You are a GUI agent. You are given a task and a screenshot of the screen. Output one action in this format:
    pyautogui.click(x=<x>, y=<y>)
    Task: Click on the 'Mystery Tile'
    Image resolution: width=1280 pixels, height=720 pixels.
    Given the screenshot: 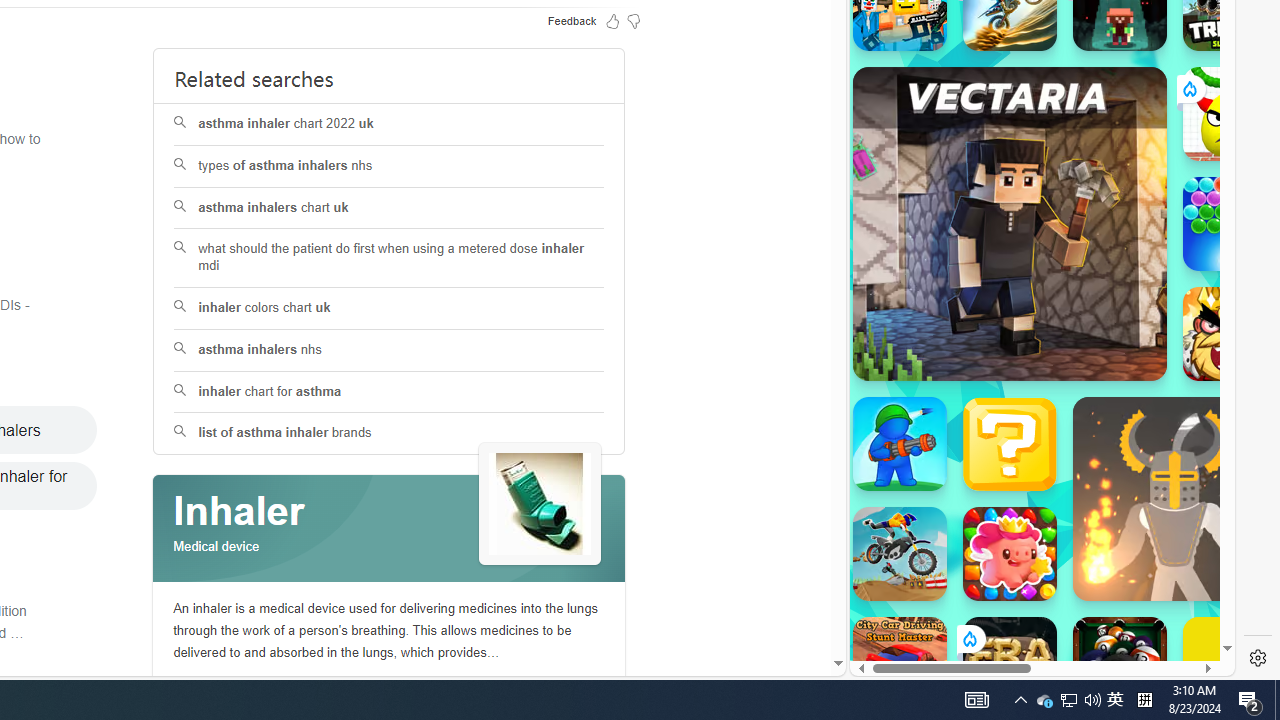 What is the action you would take?
    pyautogui.click(x=1009, y=442)
    